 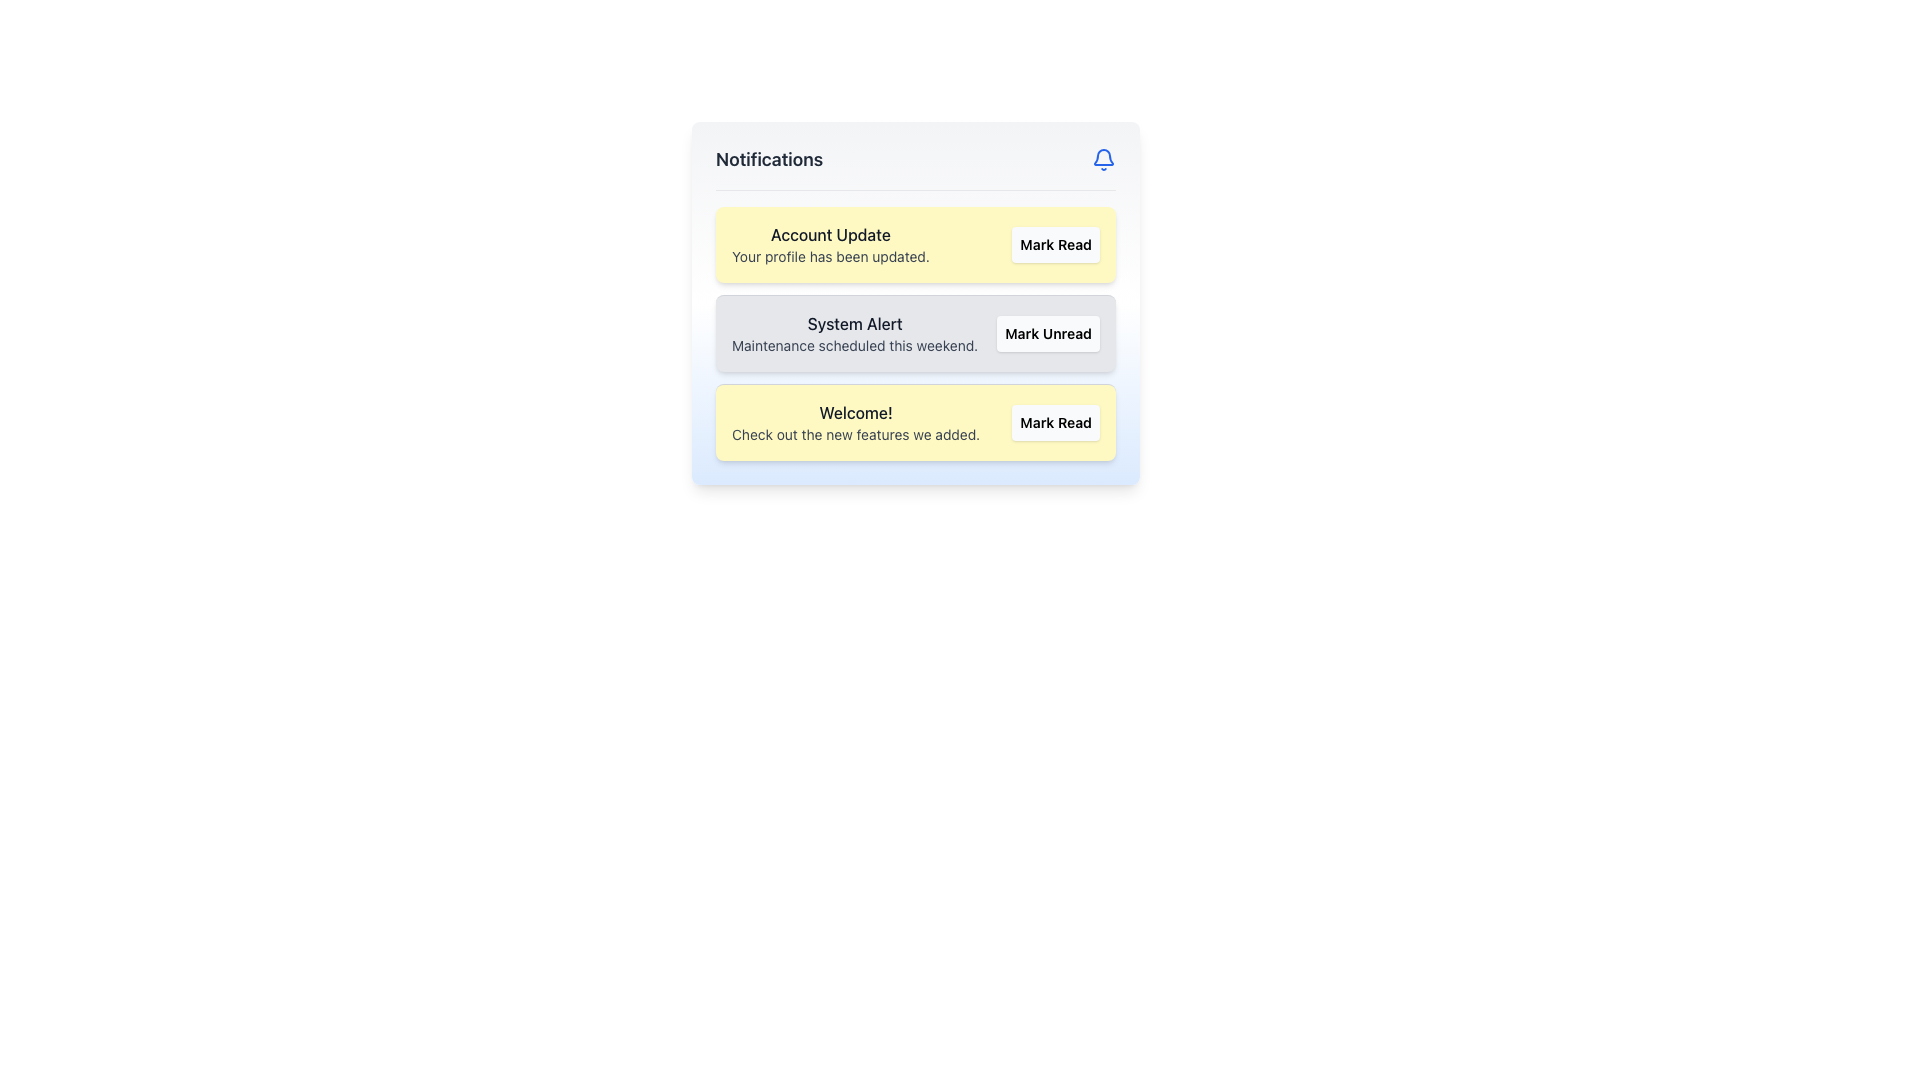 What do you see at coordinates (915, 421) in the screenshot?
I see `the Notification Banner titled 'Welcome!' which has a light yellow background and contains a button labeled 'Mark Read'` at bounding box center [915, 421].